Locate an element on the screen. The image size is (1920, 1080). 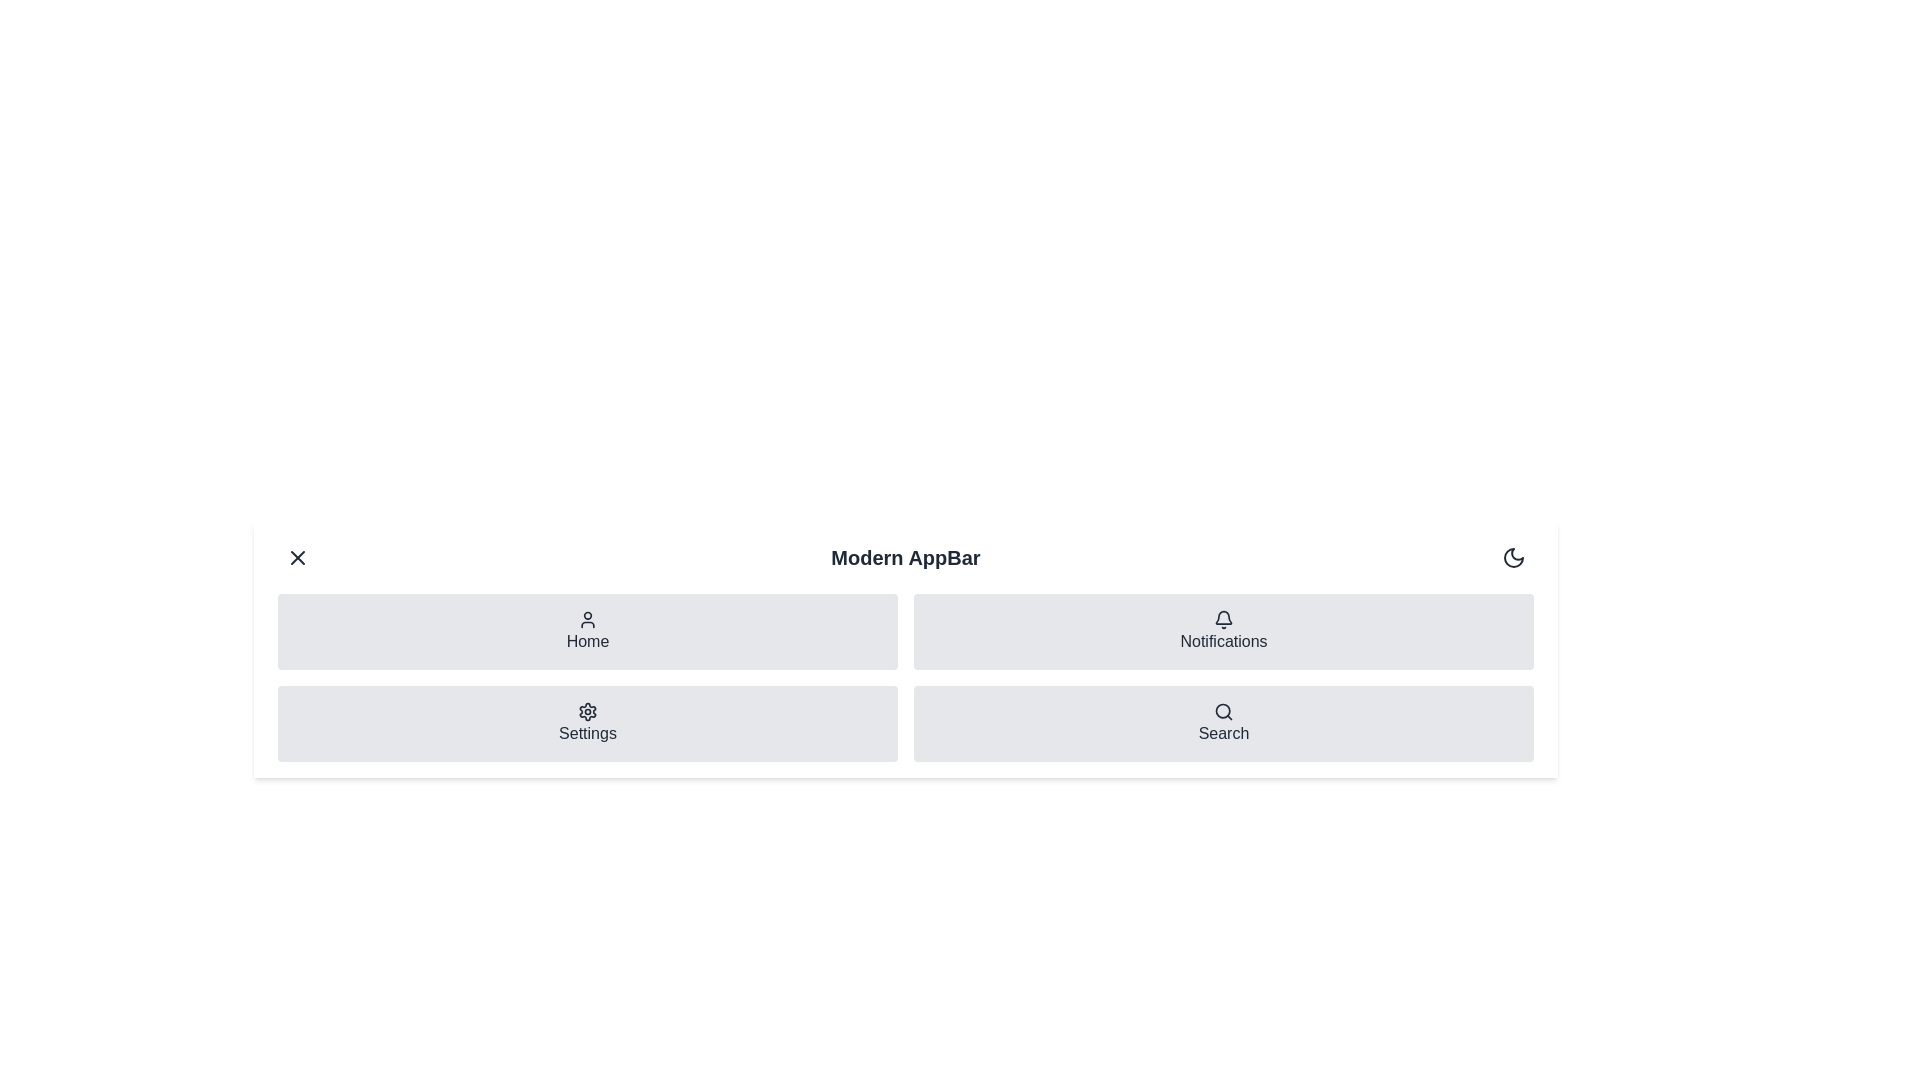
the navigation item Home to navigate to the respective section is located at coordinates (587, 632).